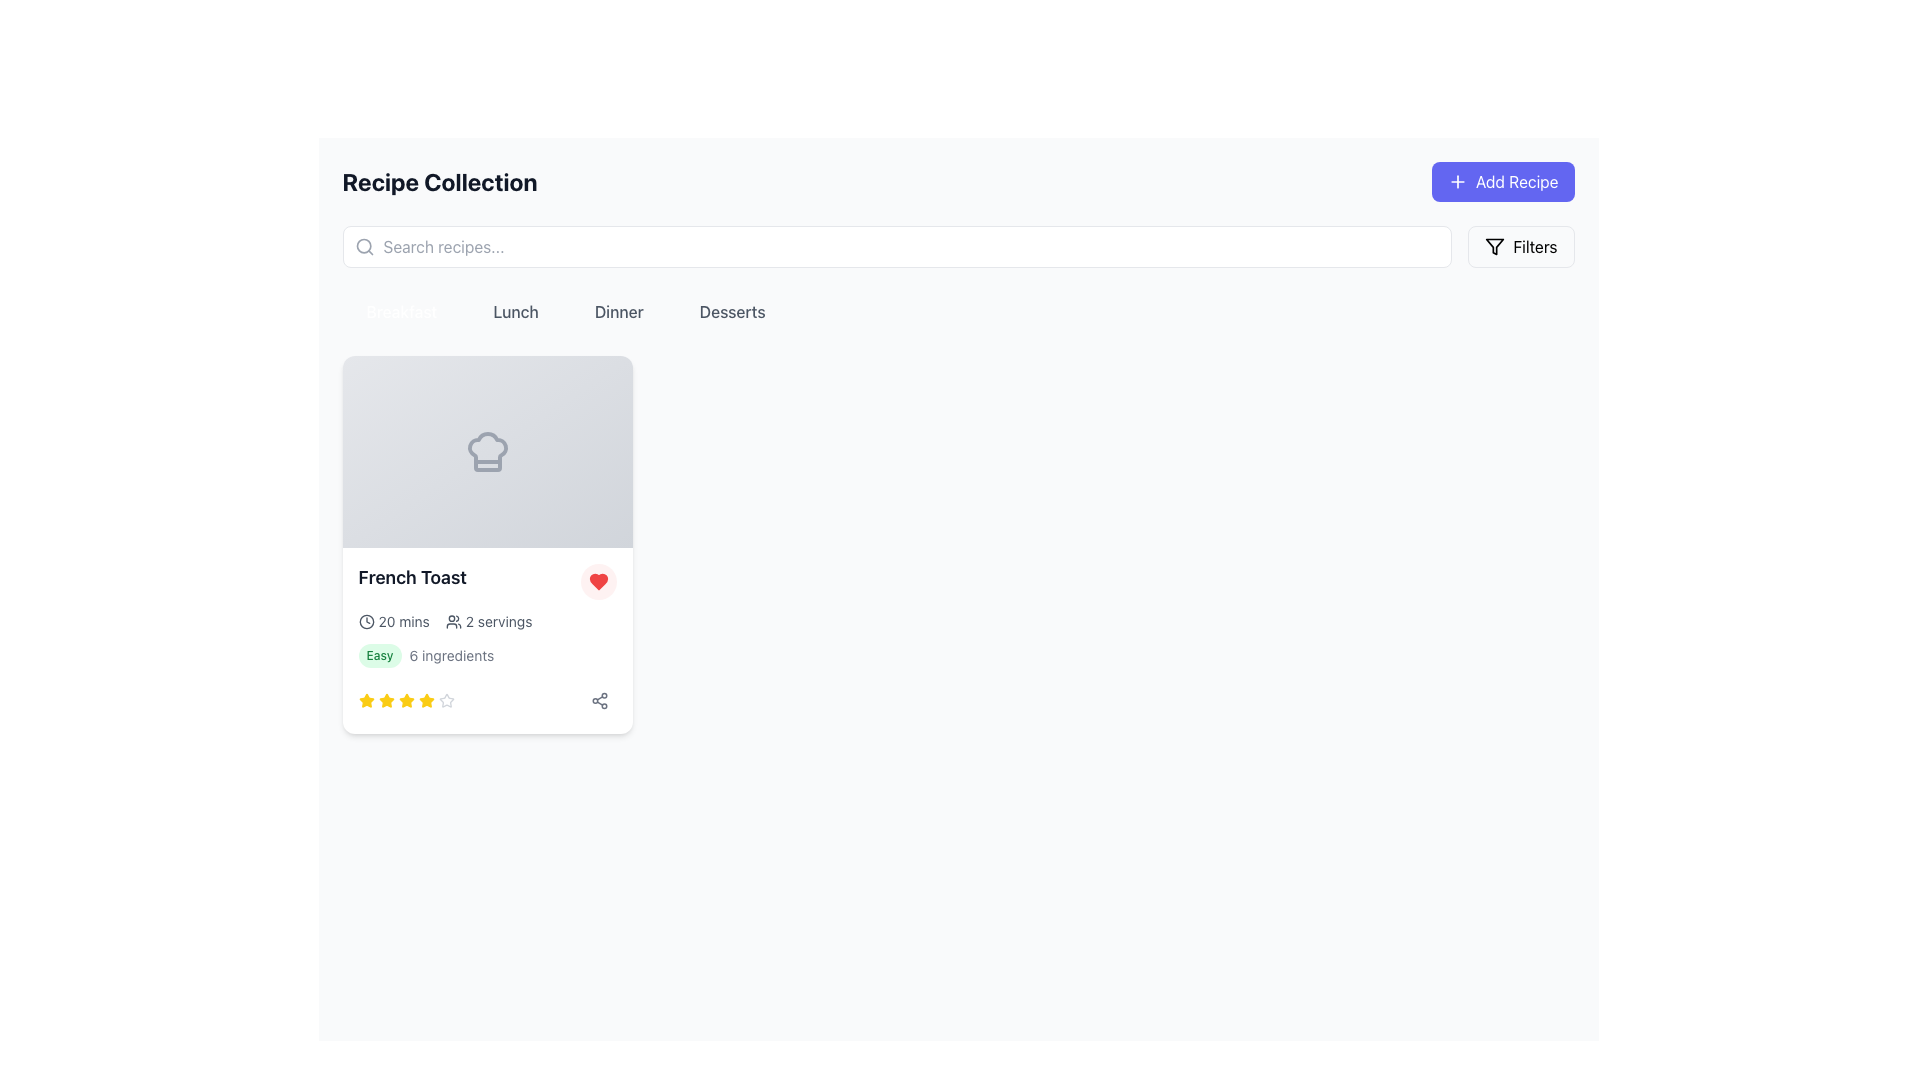  Describe the element at coordinates (1520, 245) in the screenshot. I see `the 'Filters' button located at the top-right corner of the interface` at that location.